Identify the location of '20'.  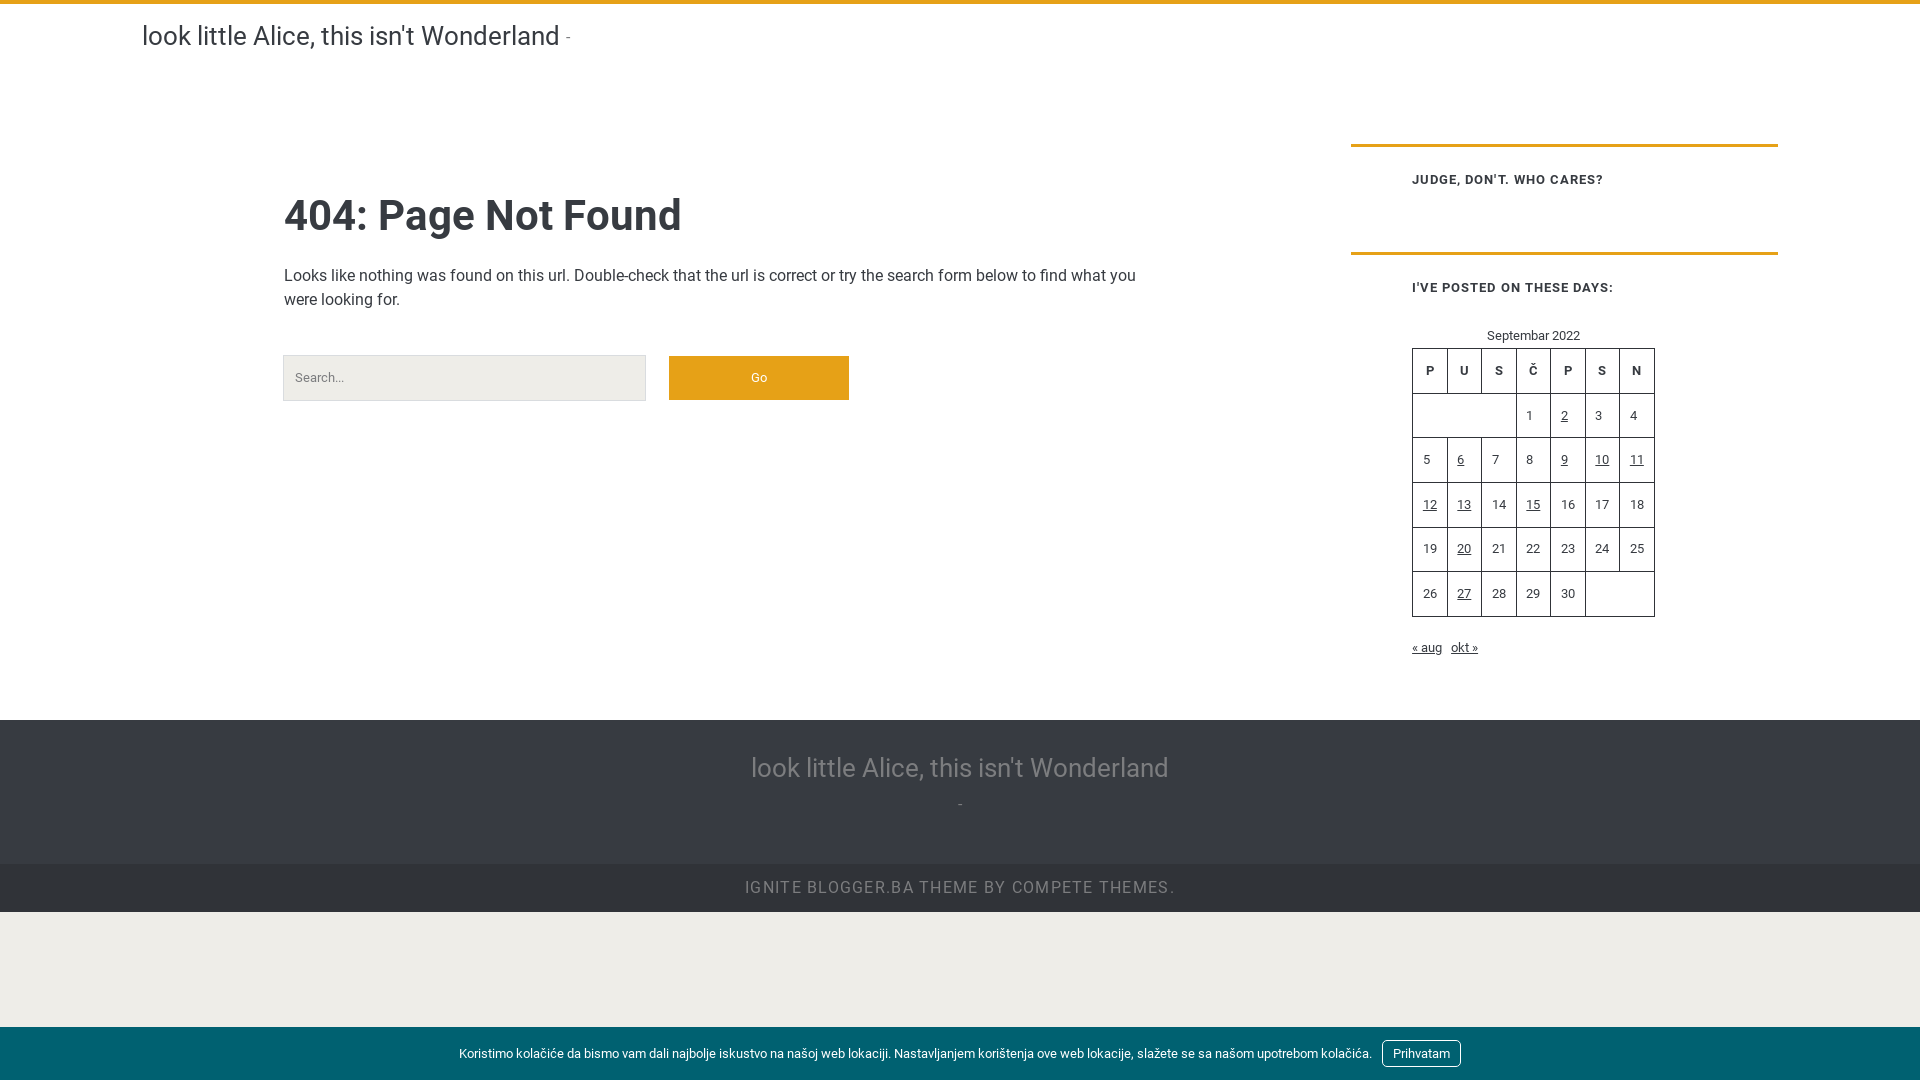
(1464, 548).